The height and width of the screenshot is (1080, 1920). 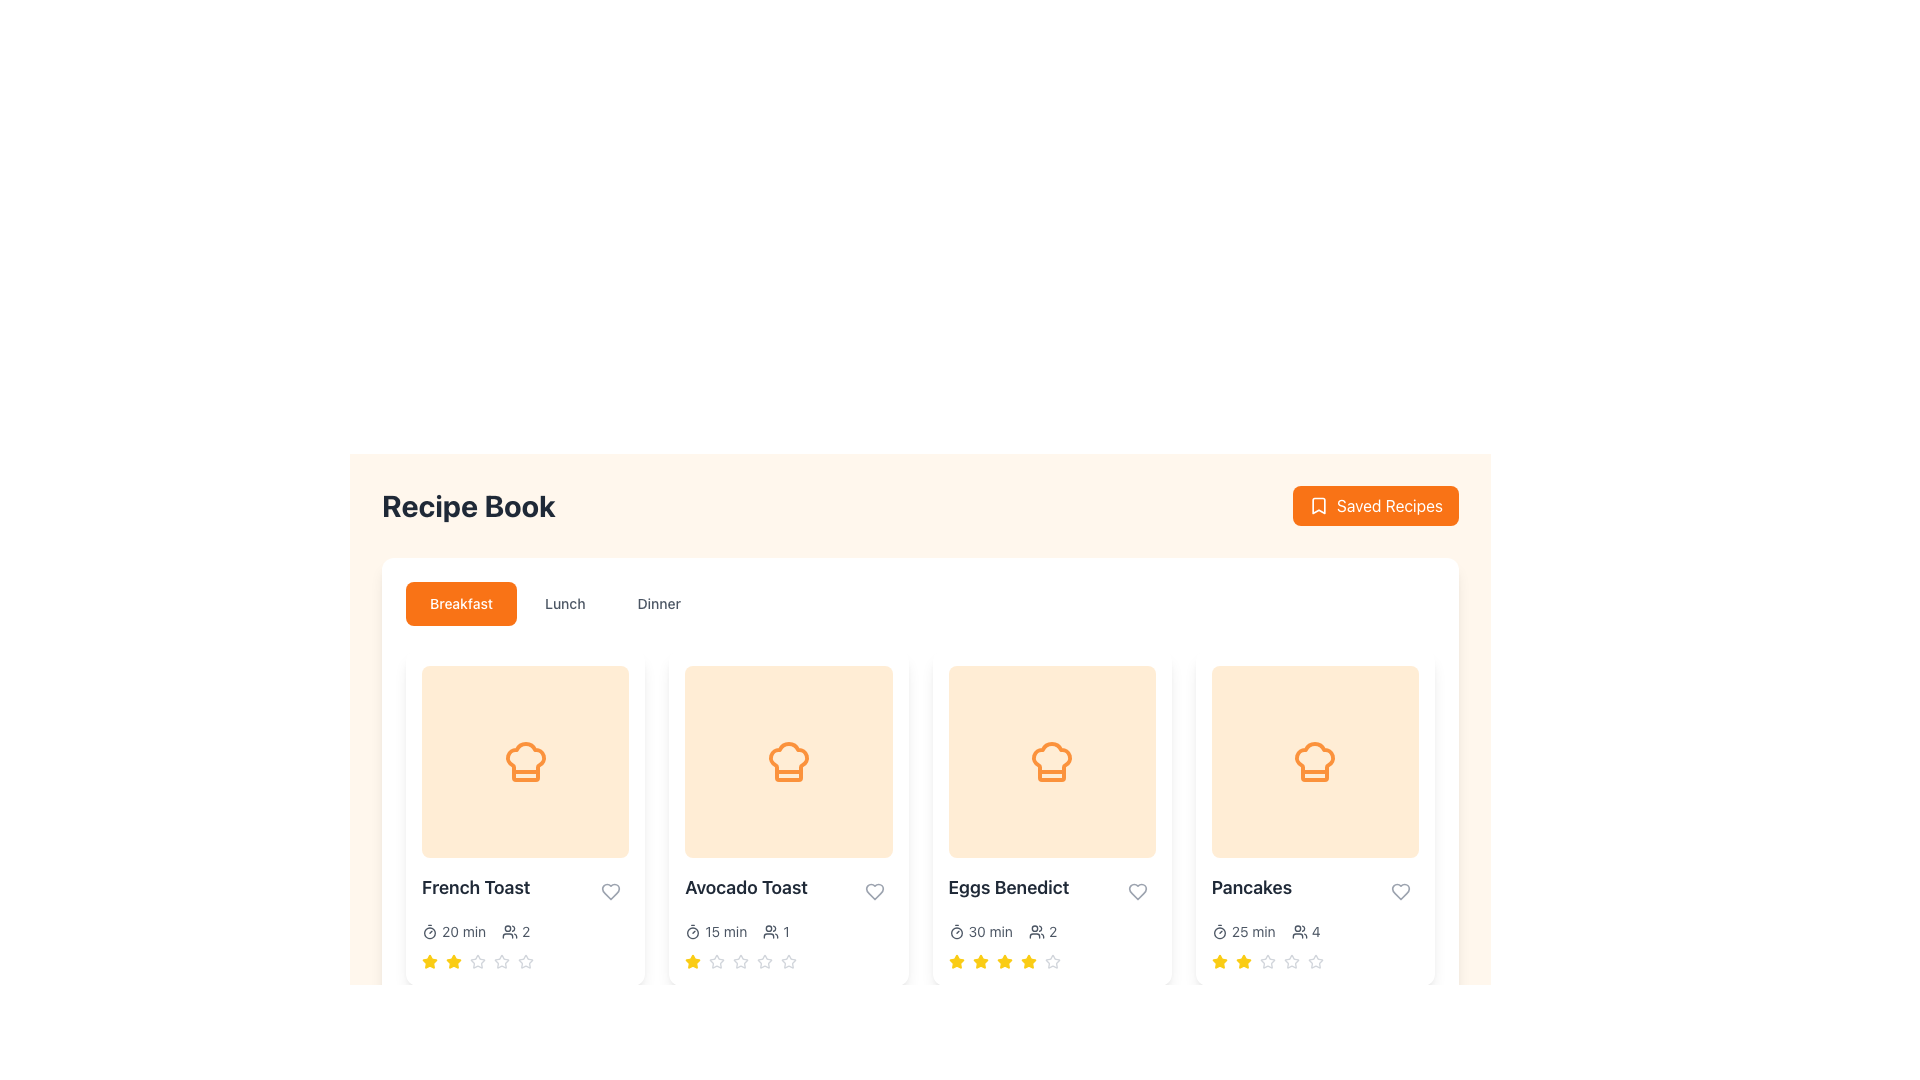 I want to click on text label displaying 'Avocado Toast' located beneath the chef's hat icon within the recipe card, so click(x=745, y=886).